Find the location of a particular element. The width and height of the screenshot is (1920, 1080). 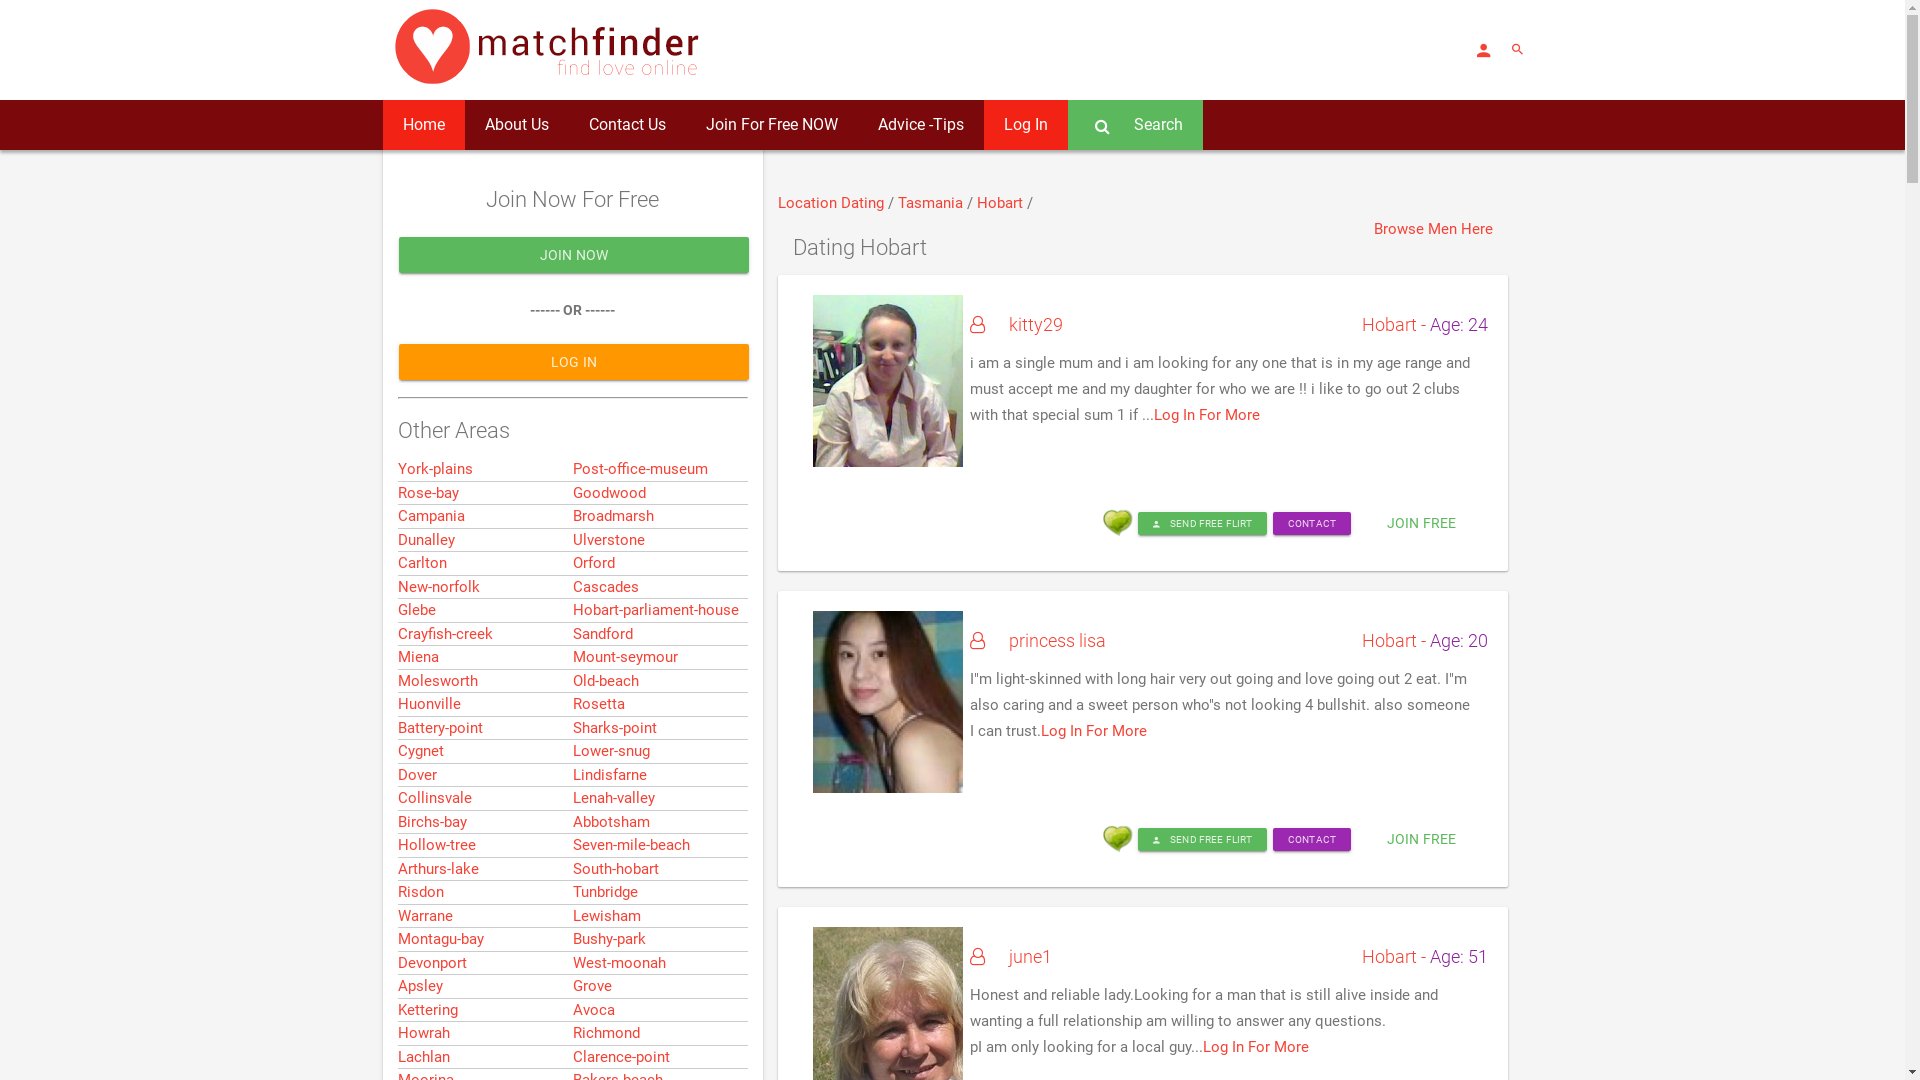

'Sandford' is located at coordinates (600, 633).